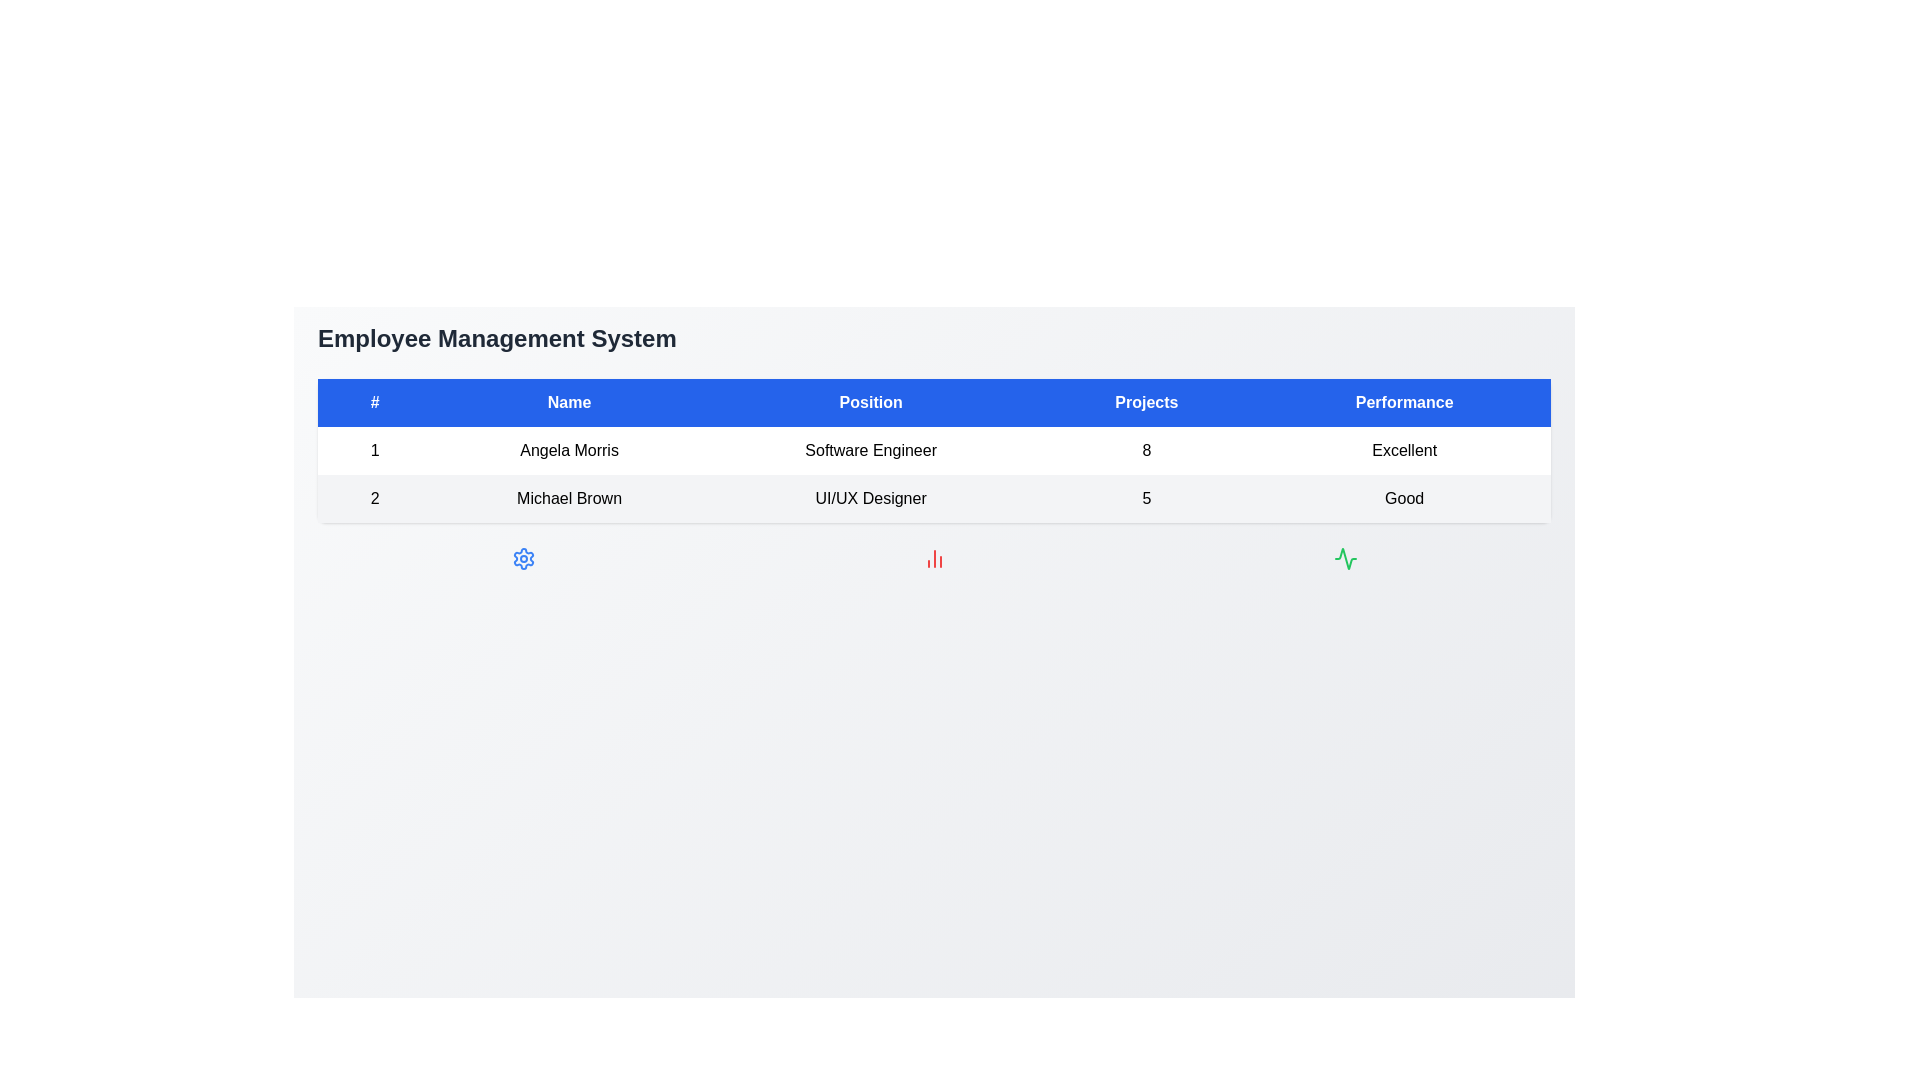  What do you see at coordinates (1403, 497) in the screenshot?
I see `the text label element displaying 'Good' in the Performance column of the data table for Michael Brown` at bounding box center [1403, 497].